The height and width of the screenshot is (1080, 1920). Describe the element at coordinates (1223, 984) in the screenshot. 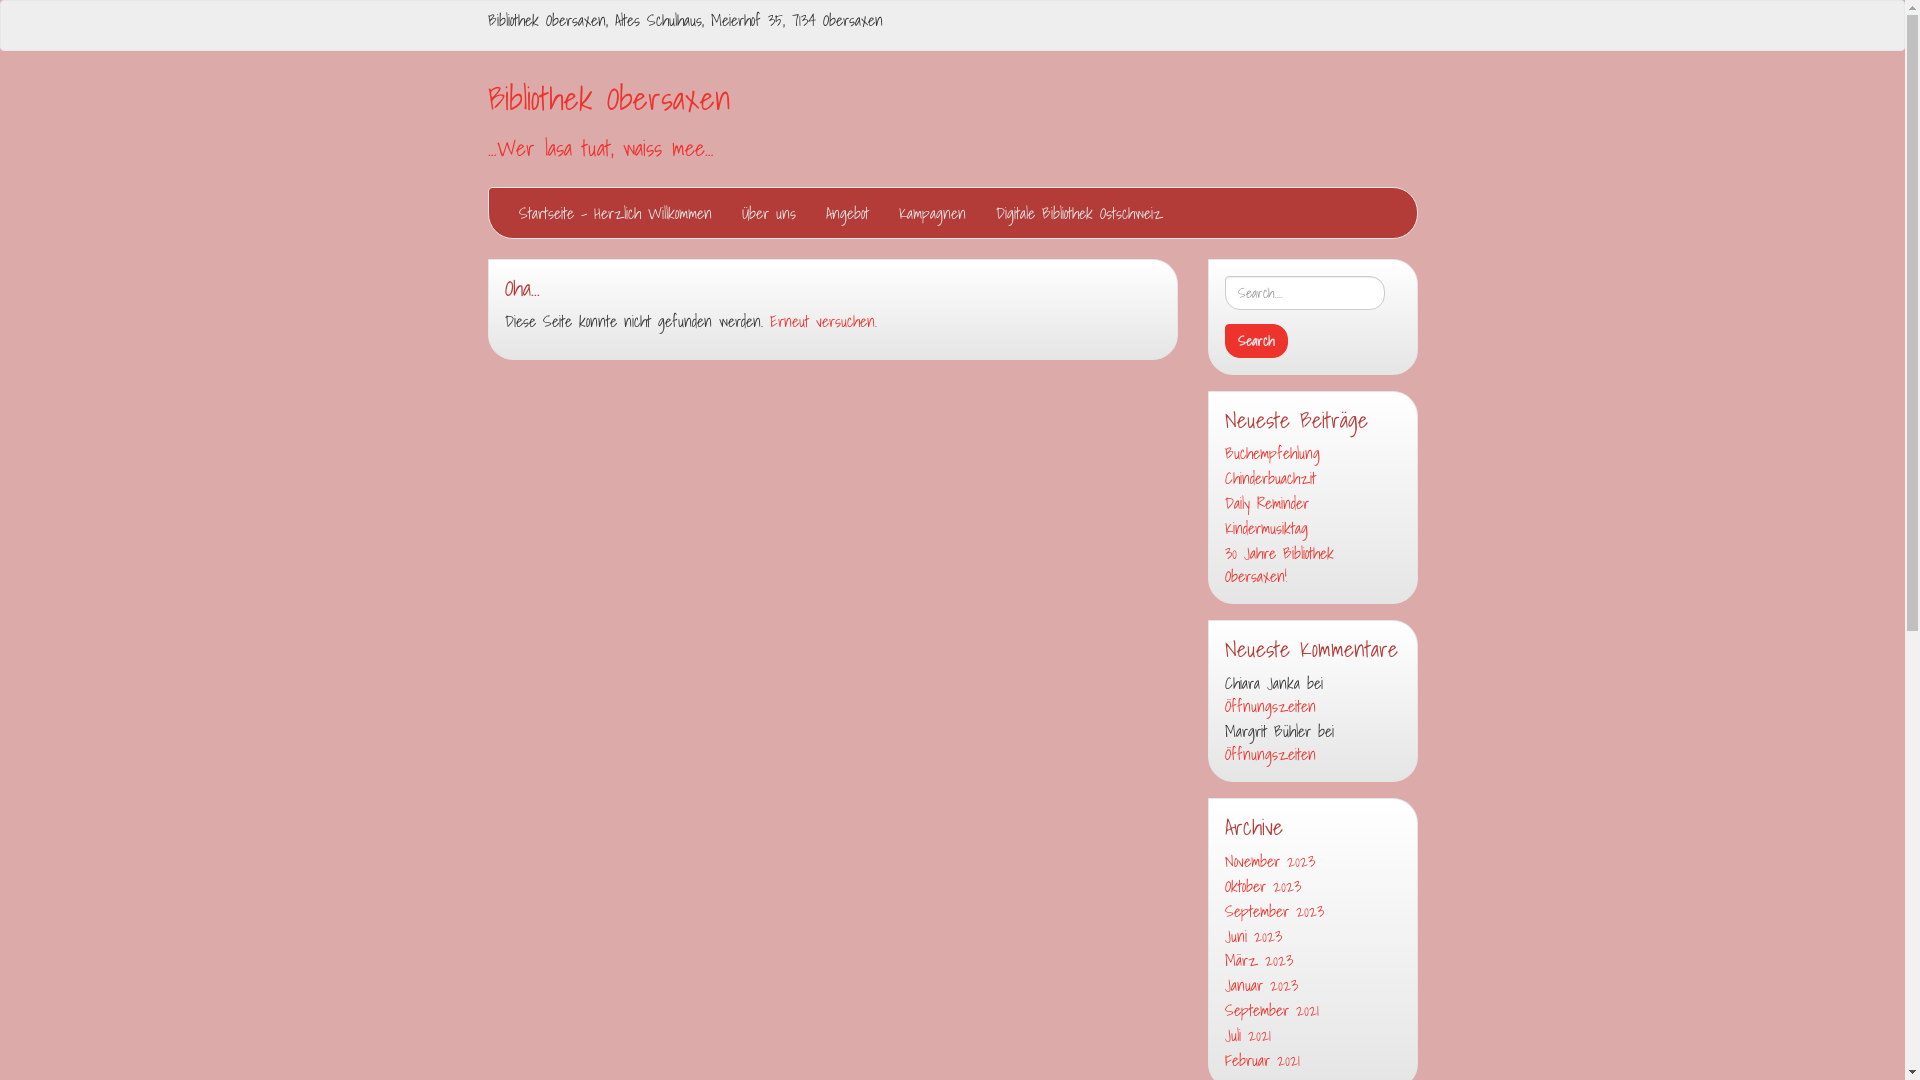

I see `'Januar 2023'` at that location.